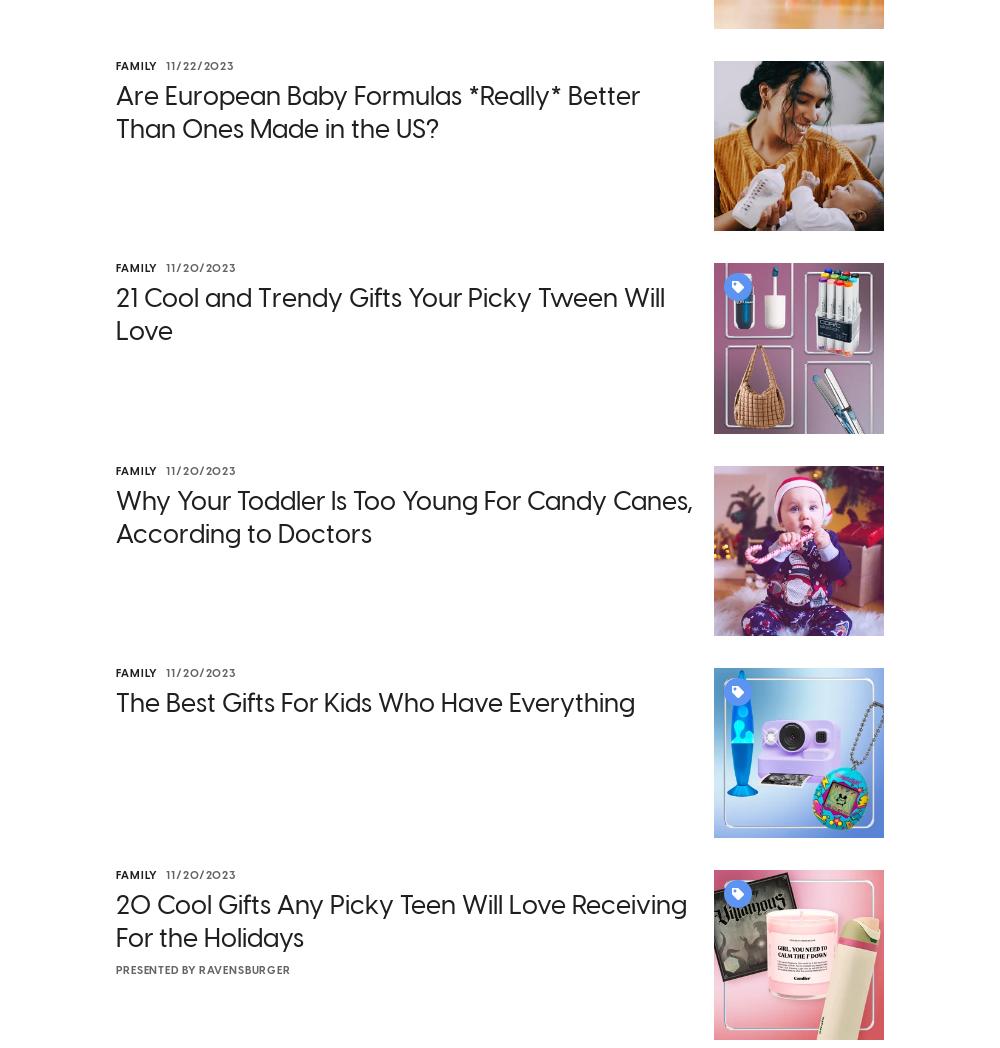 Image resolution: width=1000 pixels, height=1048 pixels. I want to click on 'Bryan Jamele', so click(598, 790).